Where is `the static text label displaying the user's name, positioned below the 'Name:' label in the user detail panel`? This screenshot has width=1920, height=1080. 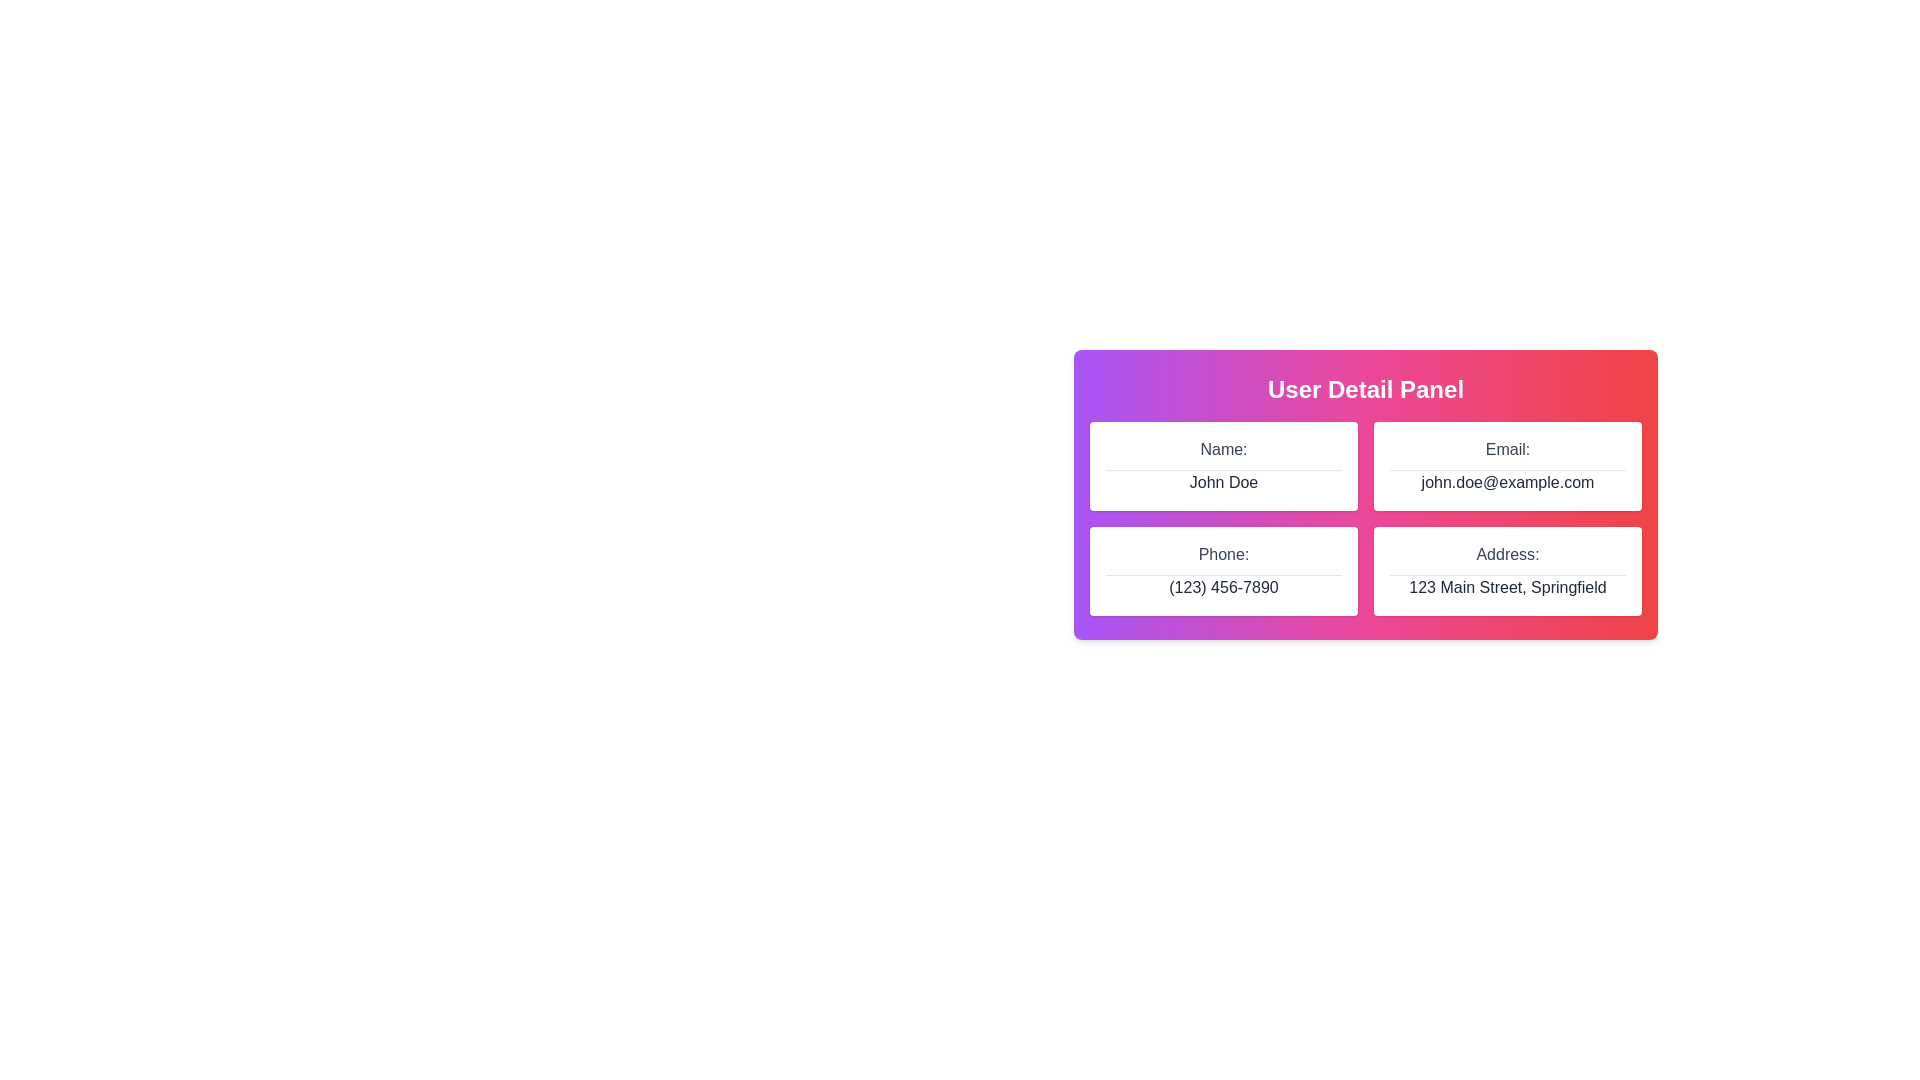 the static text label displaying the user's name, positioned below the 'Name:' label in the user detail panel is located at coordinates (1223, 482).